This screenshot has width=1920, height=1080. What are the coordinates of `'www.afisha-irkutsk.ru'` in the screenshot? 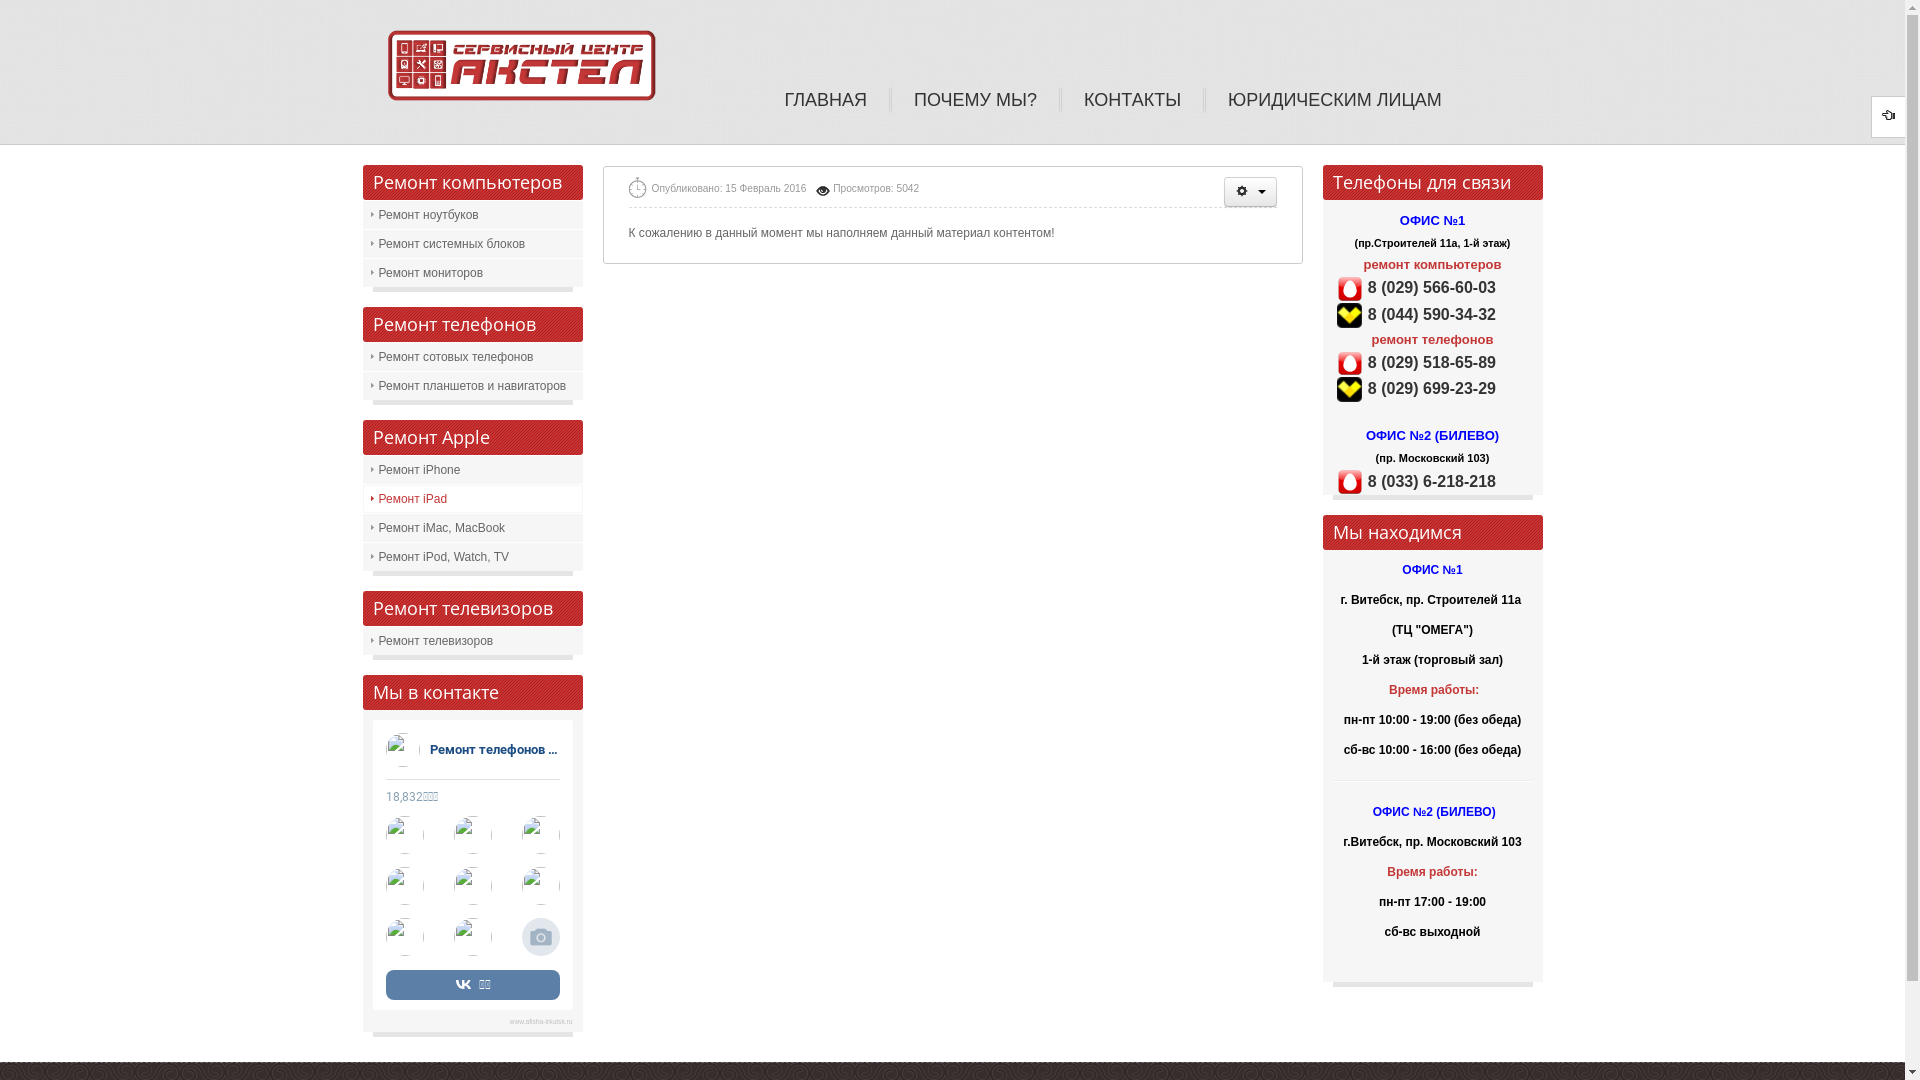 It's located at (541, 1021).